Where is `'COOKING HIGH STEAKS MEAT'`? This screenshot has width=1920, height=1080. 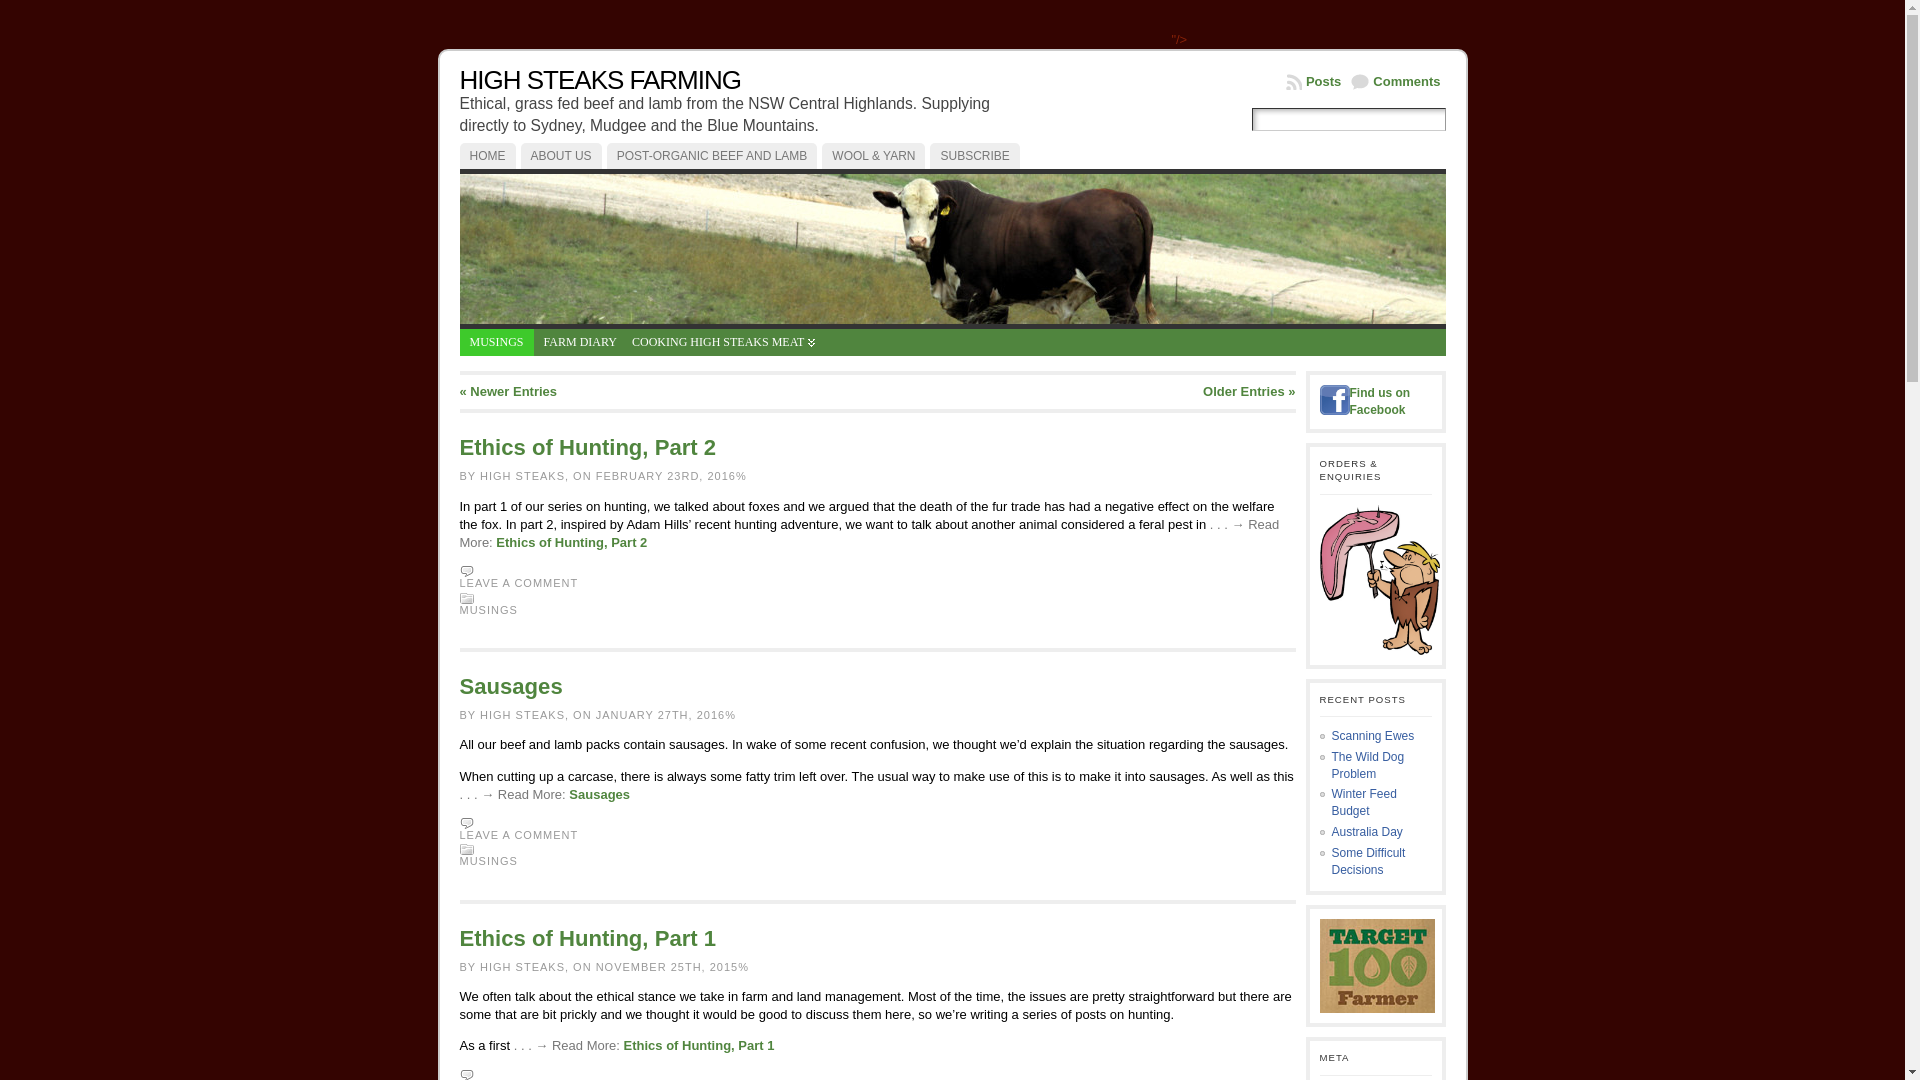
'COOKING HIGH STEAKS MEAT' is located at coordinates (722, 341).